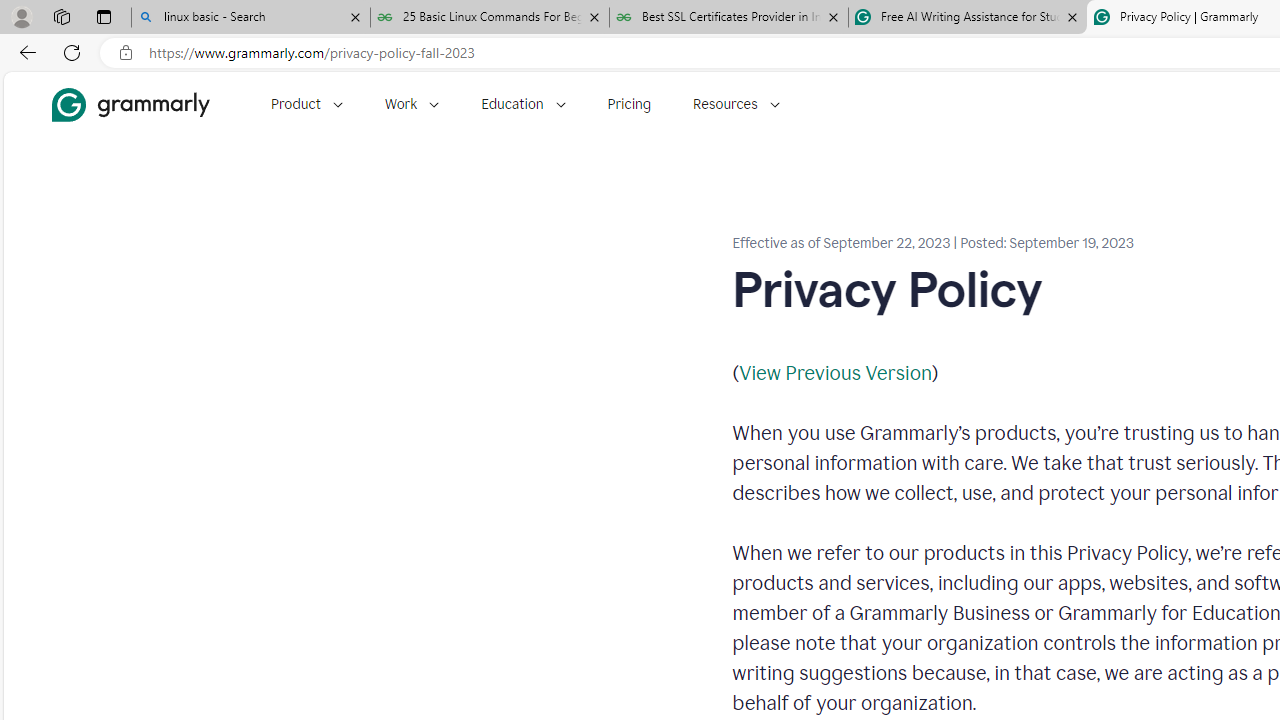  Describe the element at coordinates (490, 17) in the screenshot. I see `'25 Basic Linux Commands For Beginners - GeeksforGeeks'` at that location.